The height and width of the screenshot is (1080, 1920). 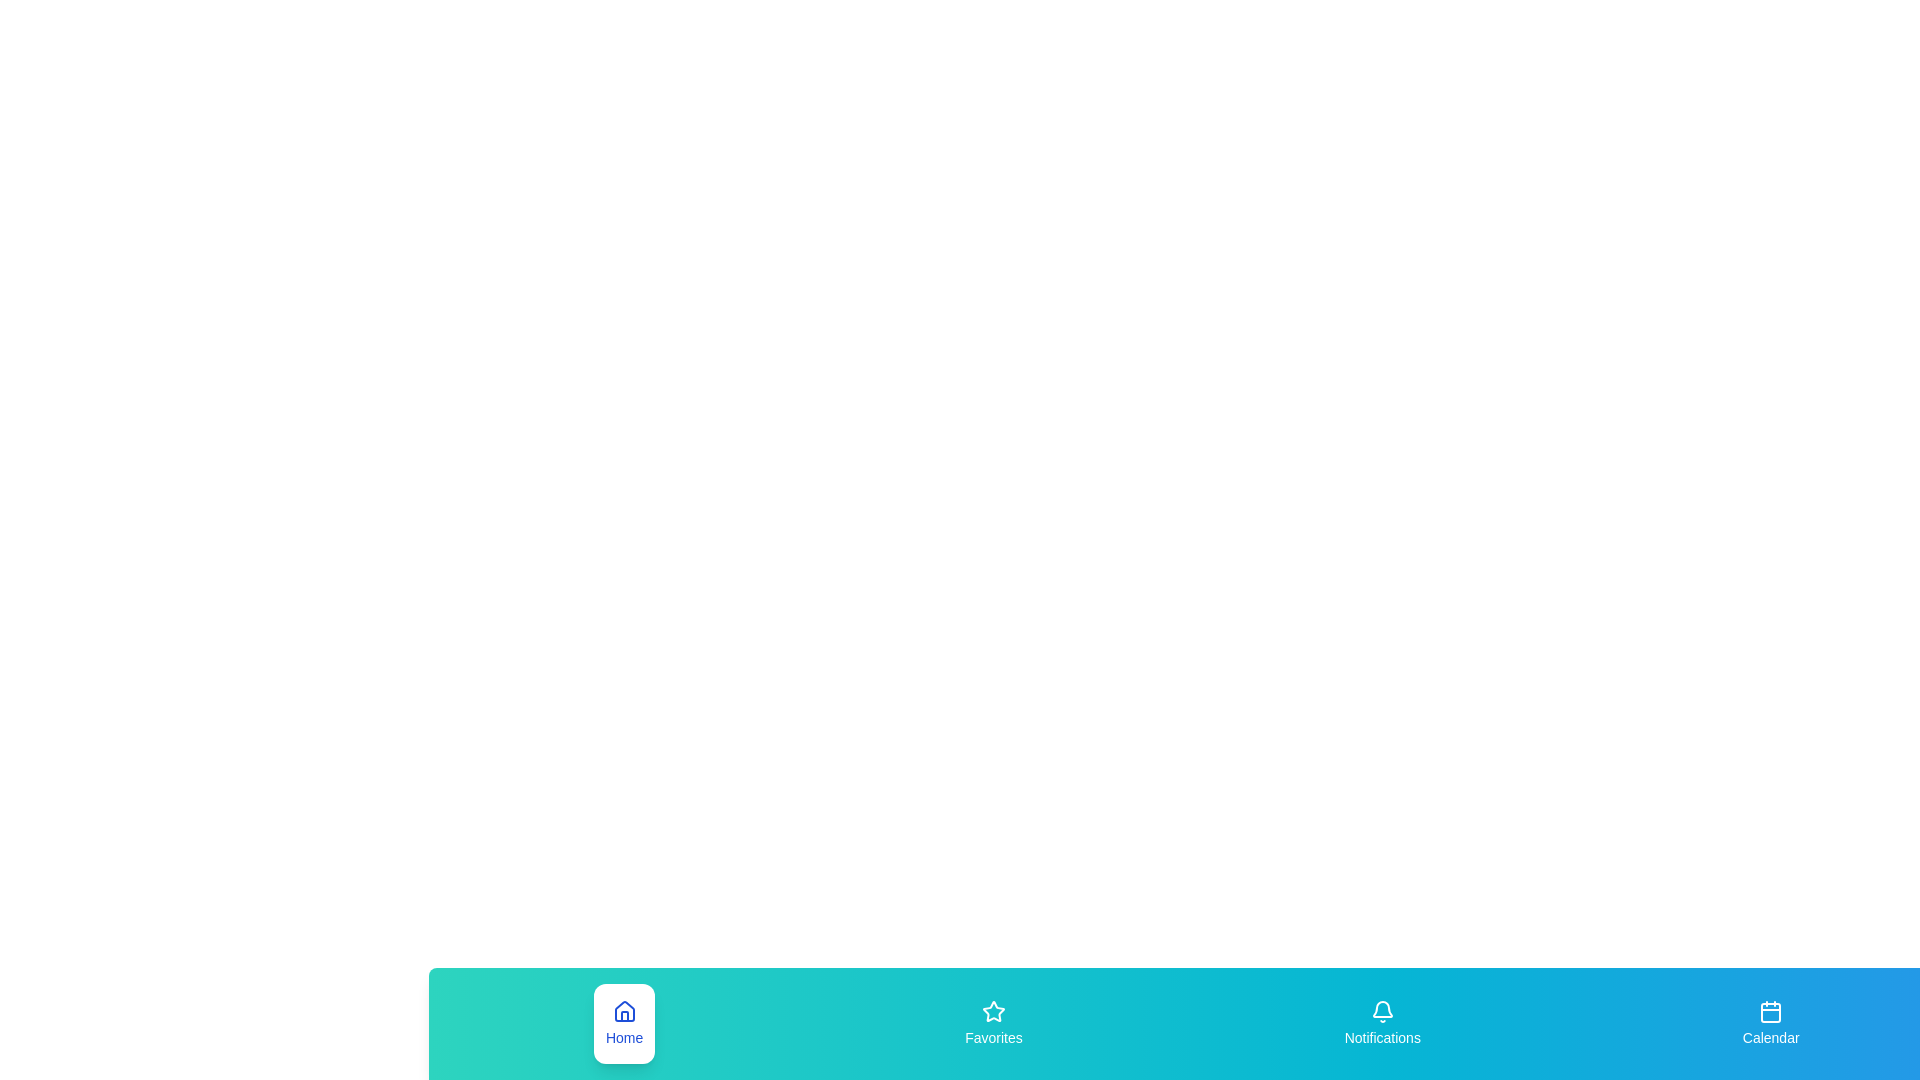 I want to click on the Notifications button to inspect its tooltip, so click(x=1381, y=1023).